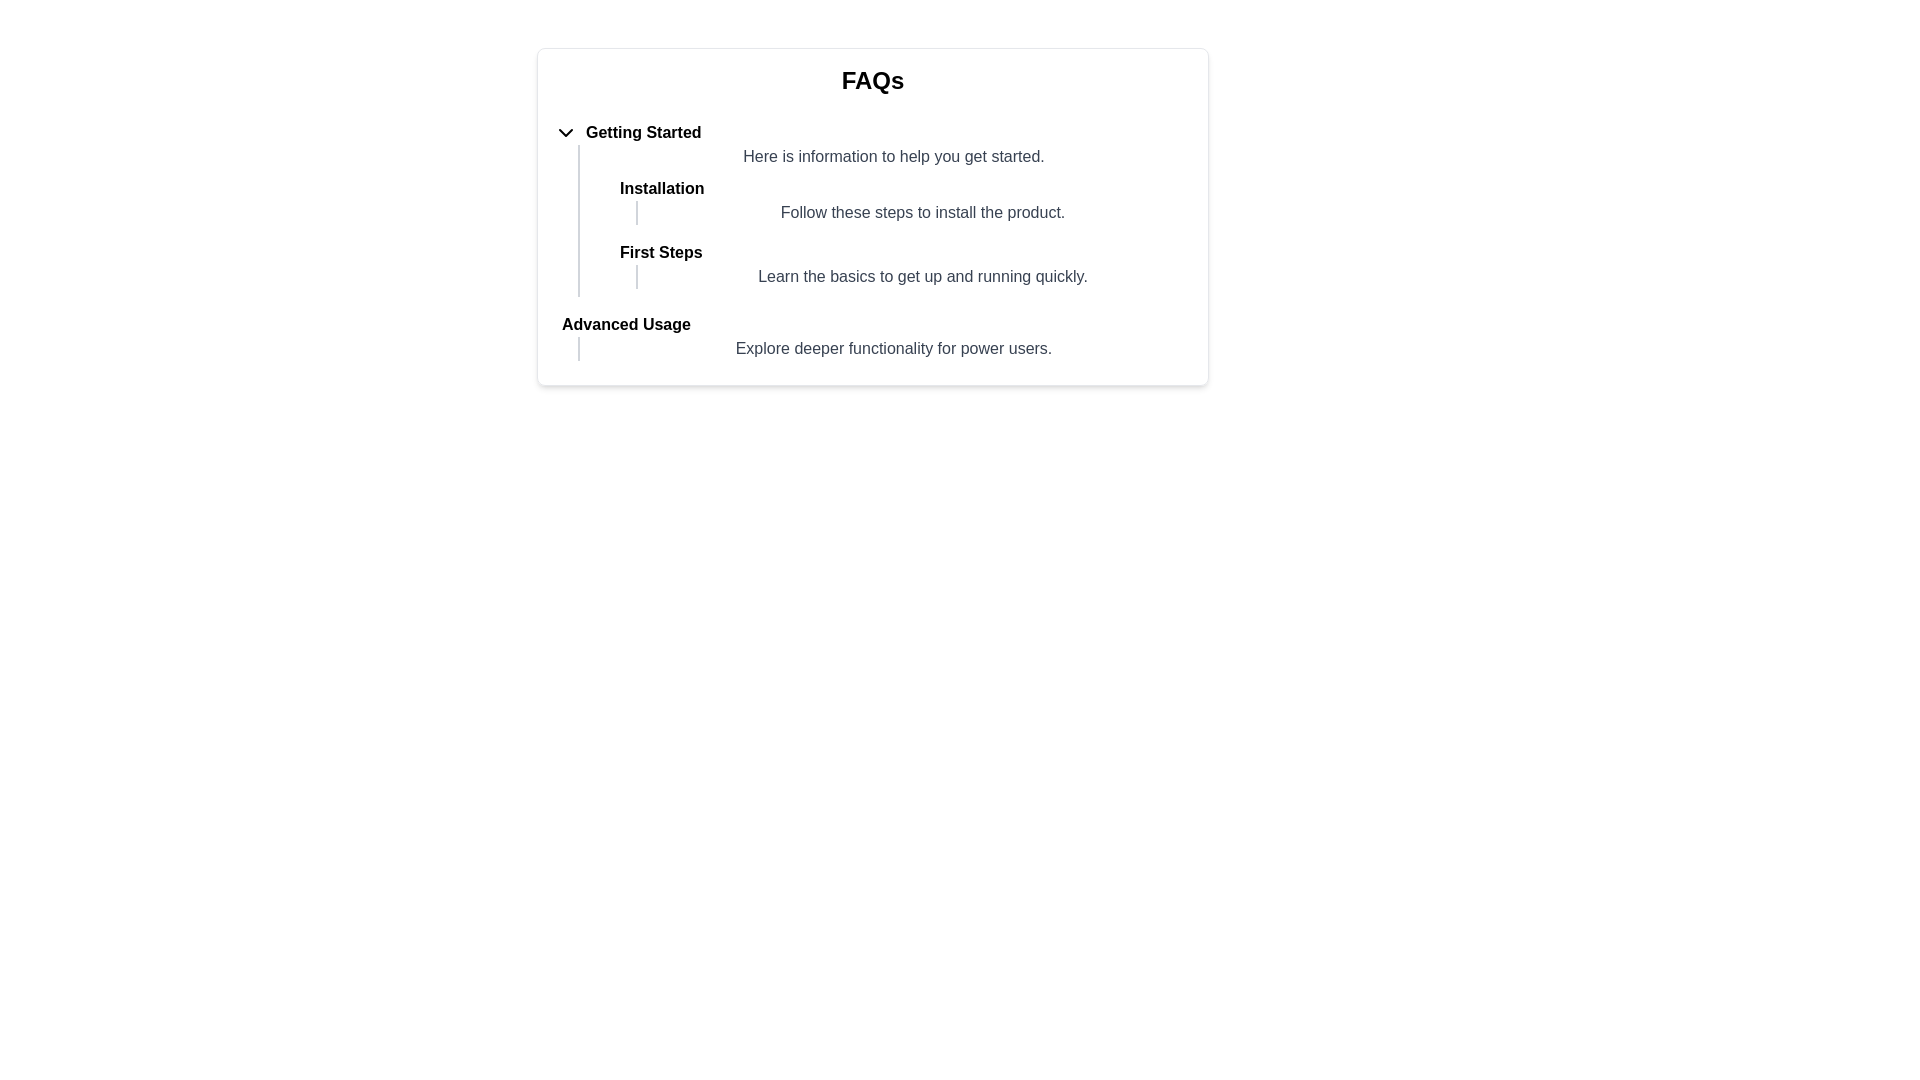 This screenshot has width=1920, height=1080. I want to click on static text snippet that says 'Here is information to help you get started.', which is styled in gray and located beneath the 'Getting Started' heading, so click(892, 156).